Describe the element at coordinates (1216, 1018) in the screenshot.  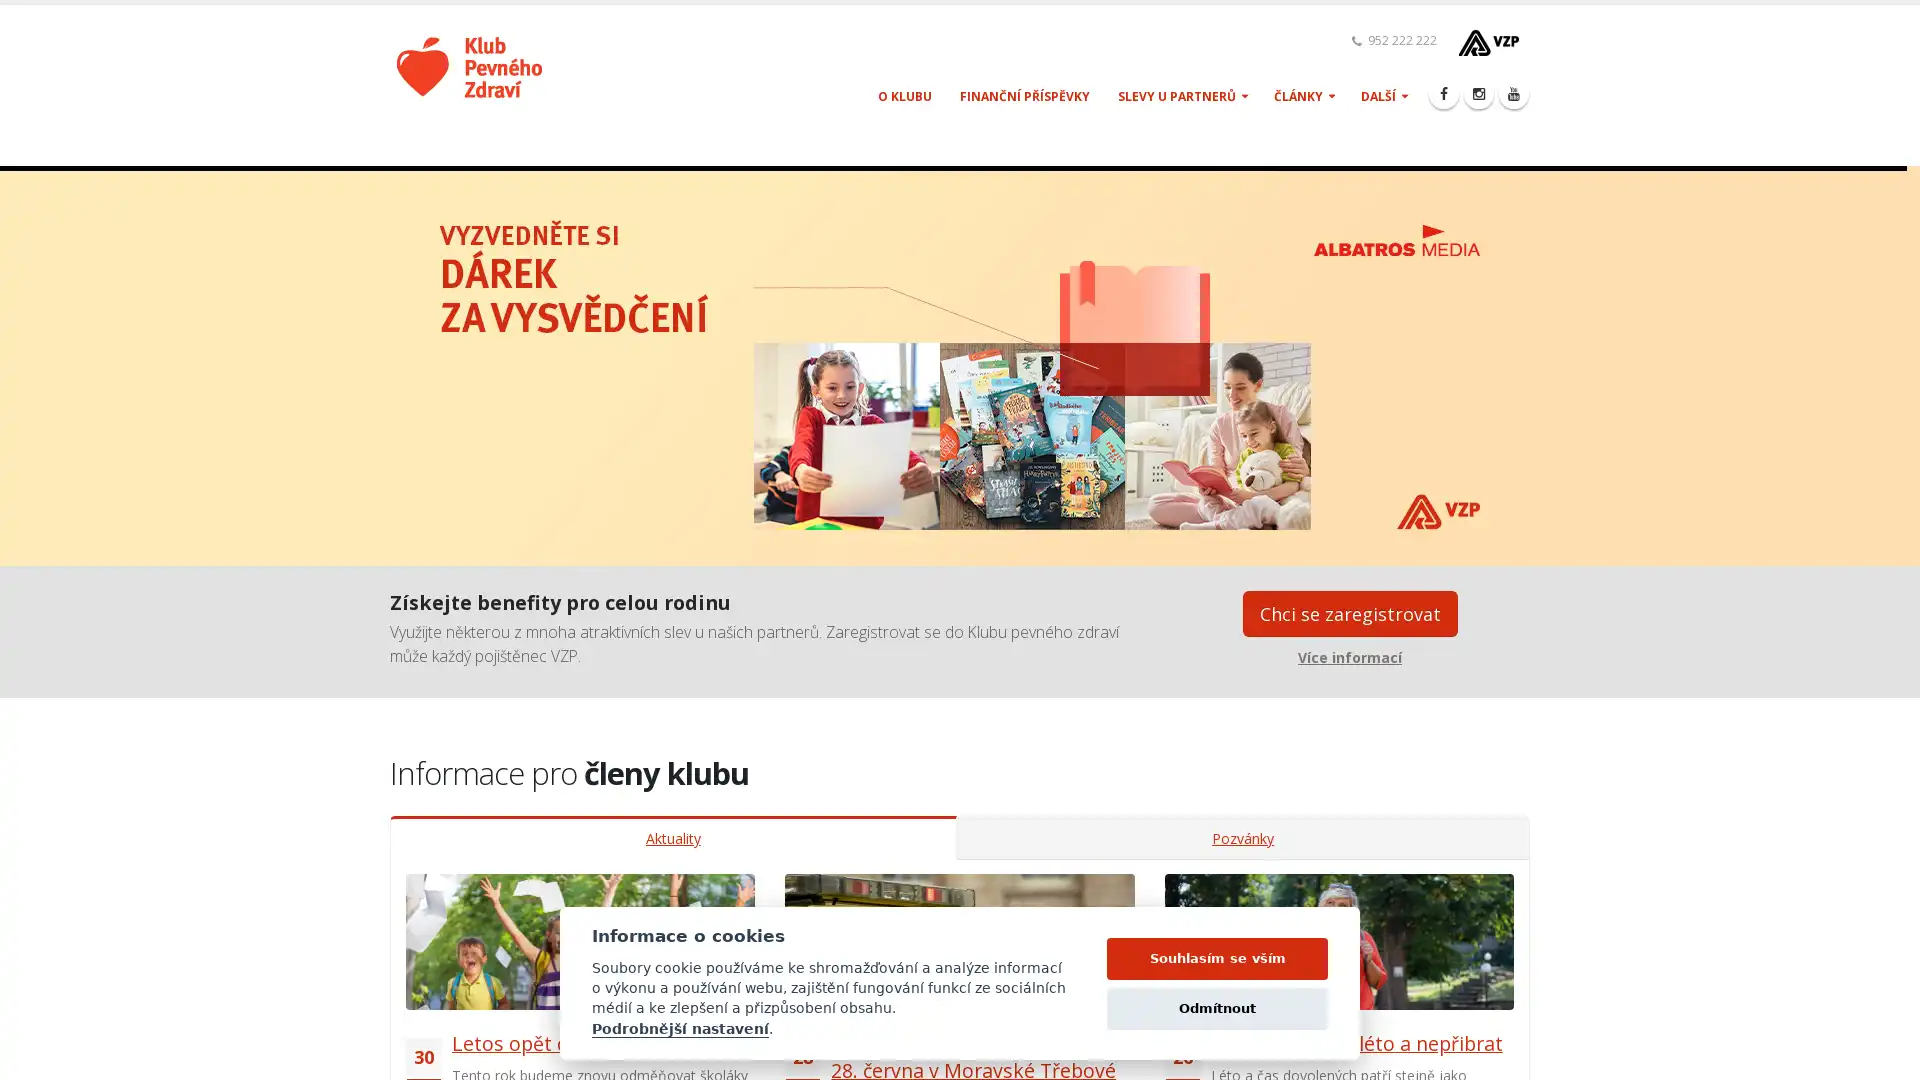
I see `Odmitnout` at that location.